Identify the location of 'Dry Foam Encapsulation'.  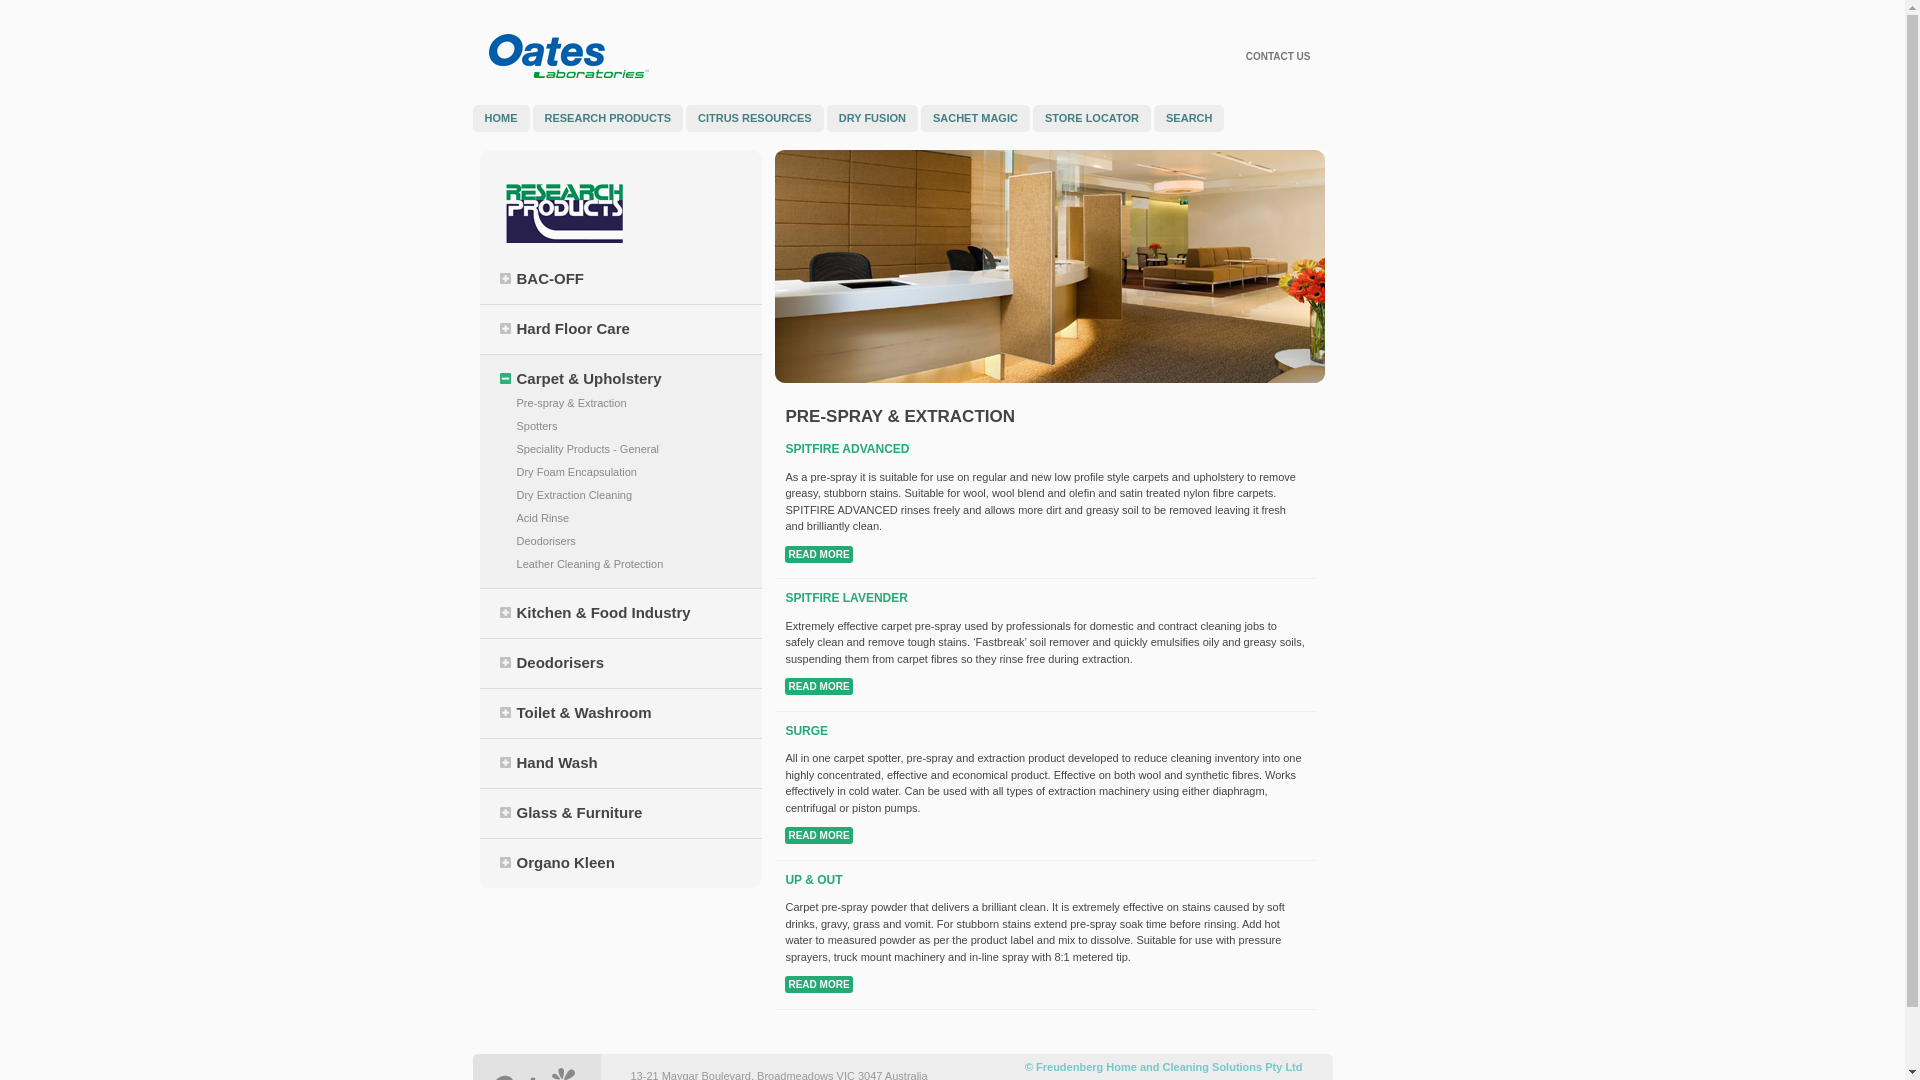
(575, 471).